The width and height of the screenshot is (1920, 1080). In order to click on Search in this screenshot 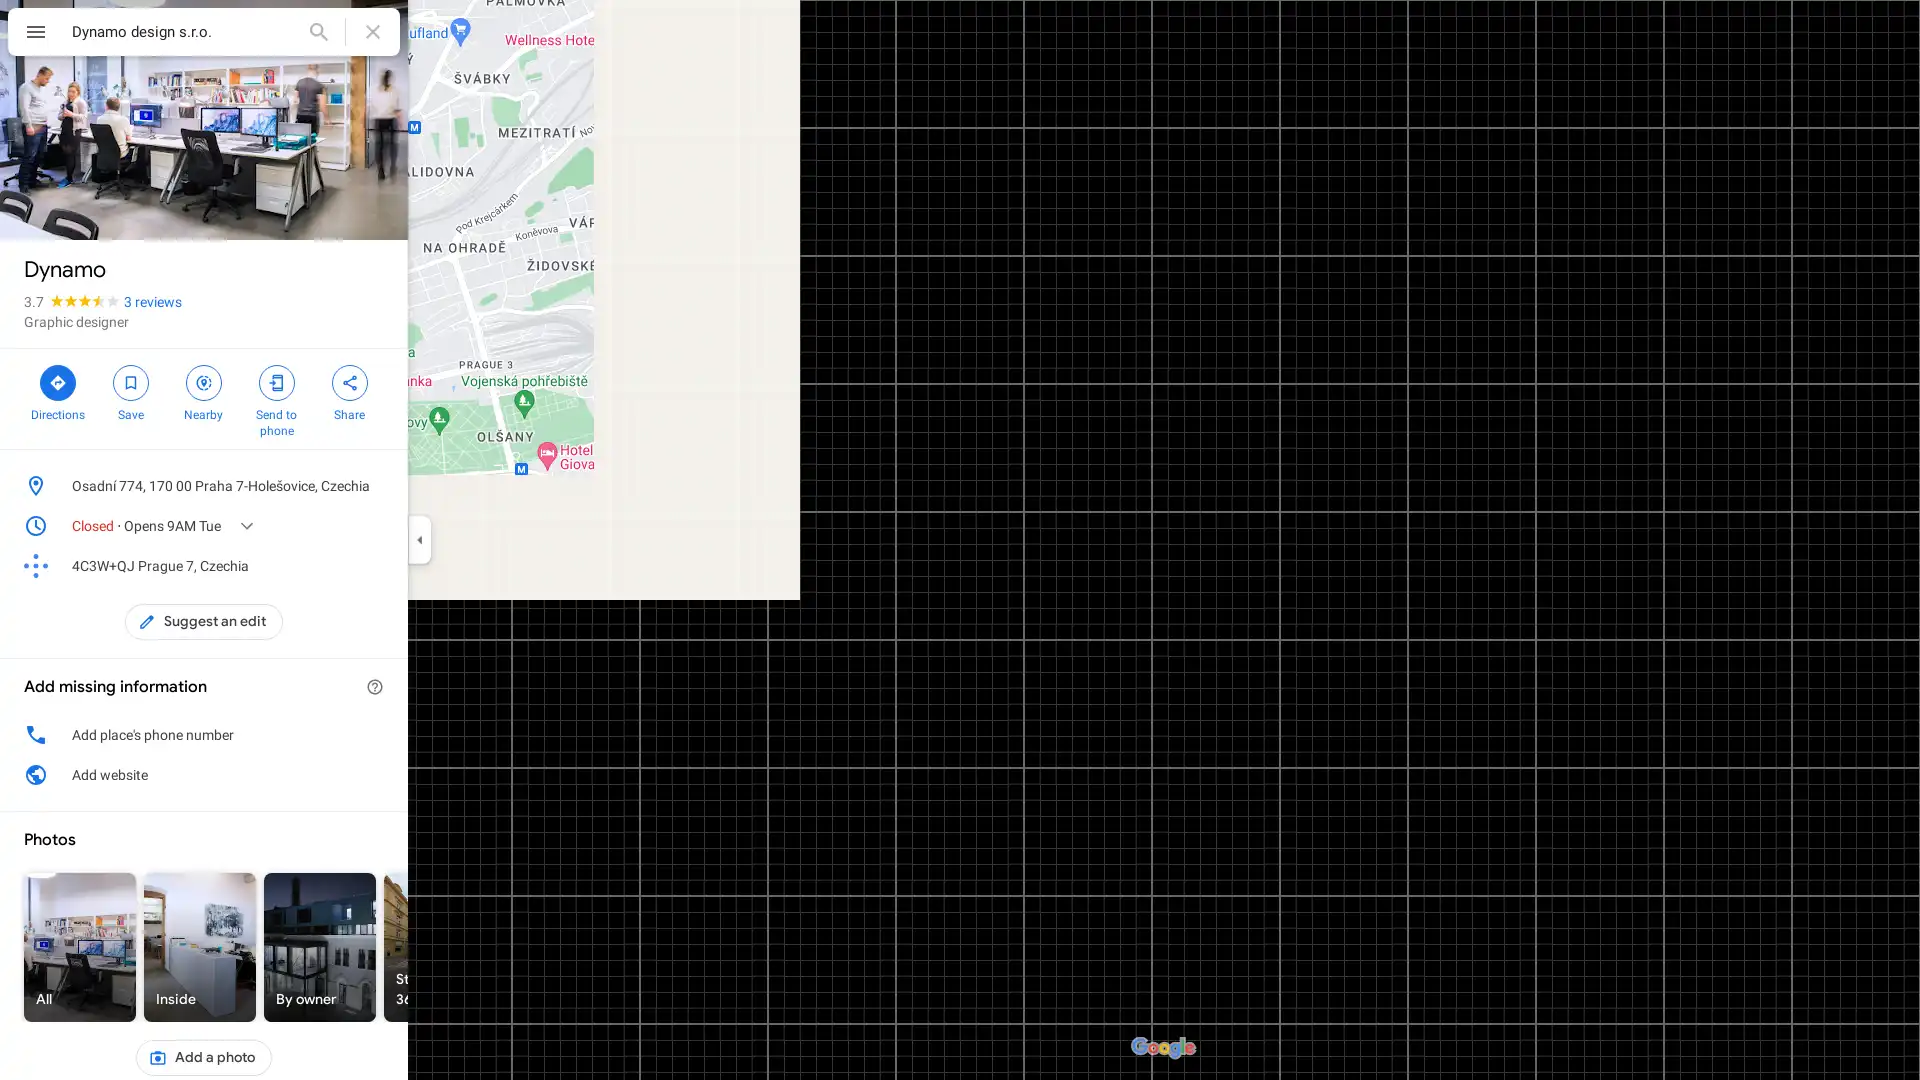, I will do `click(317, 31)`.